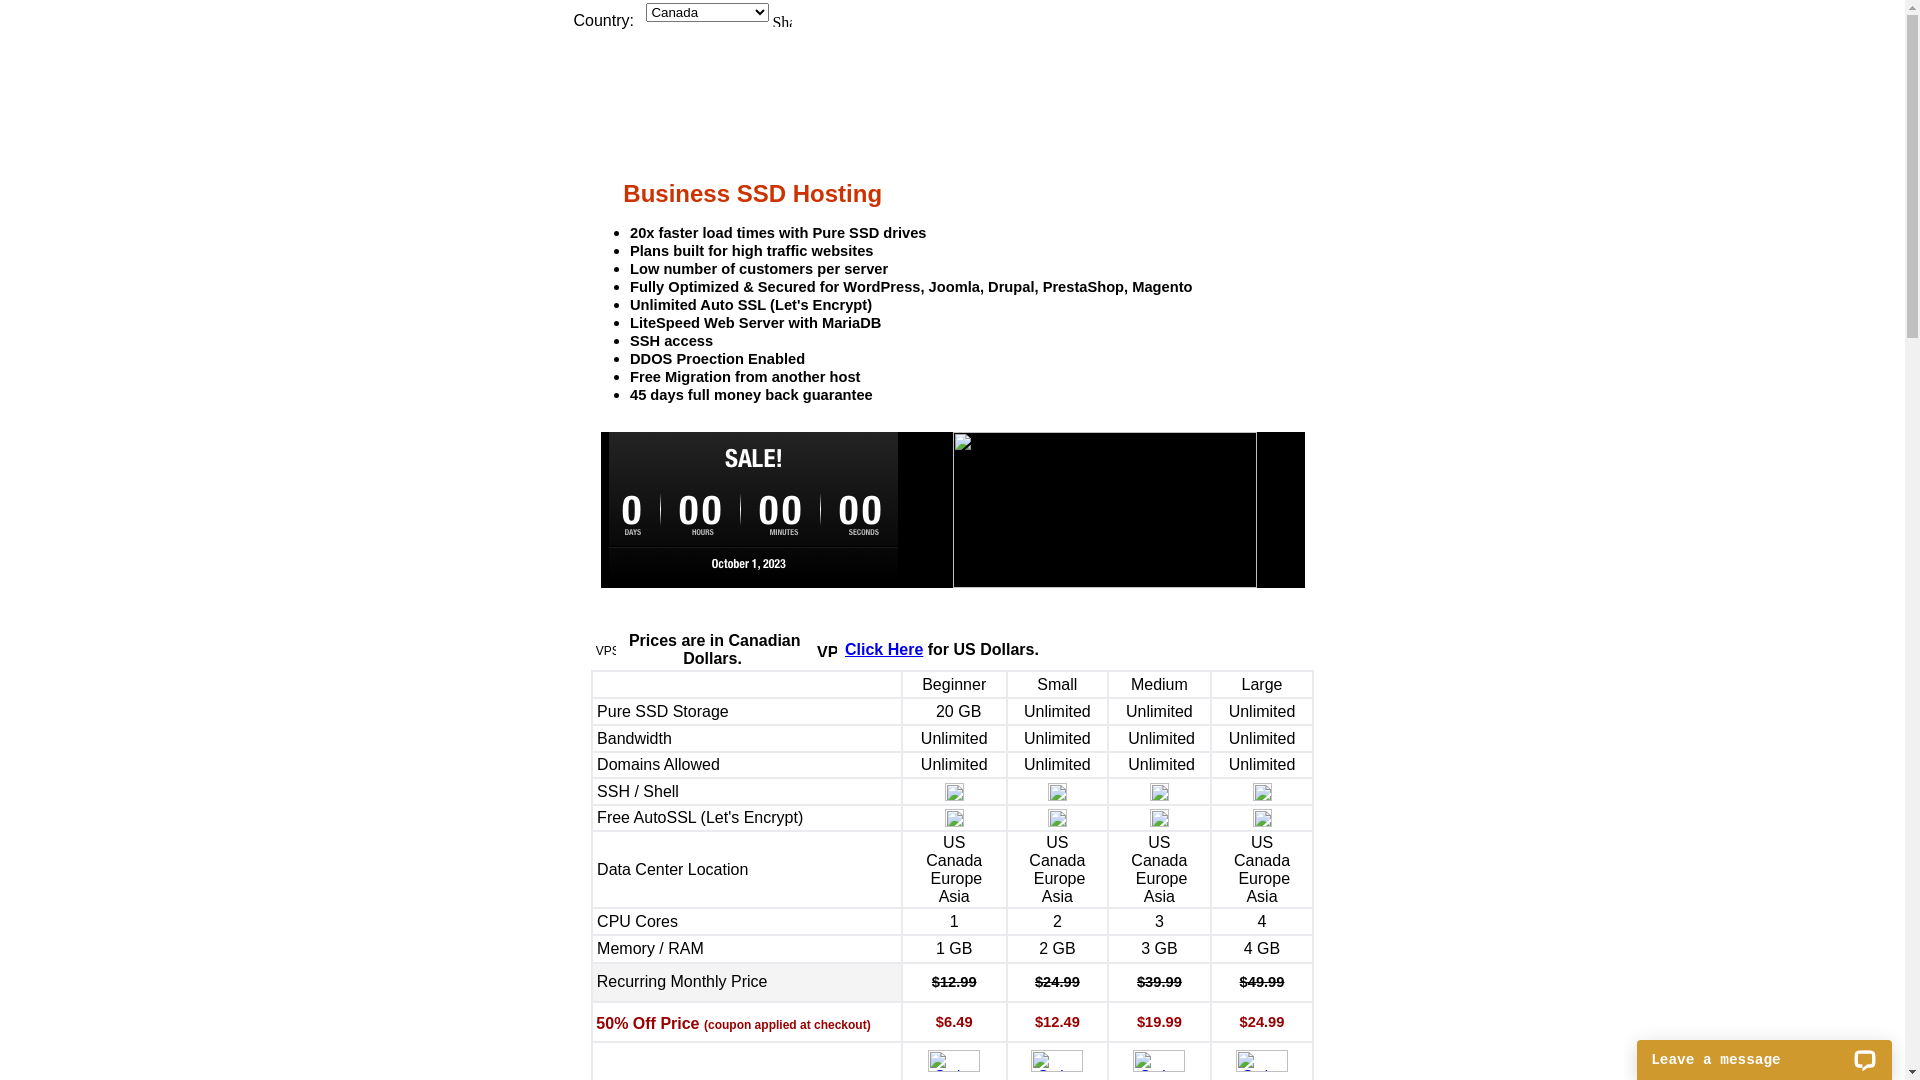 This screenshot has width=1920, height=1080. Describe the element at coordinates (882, 649) in the screenshot. I see `'Click Here'` at that location.